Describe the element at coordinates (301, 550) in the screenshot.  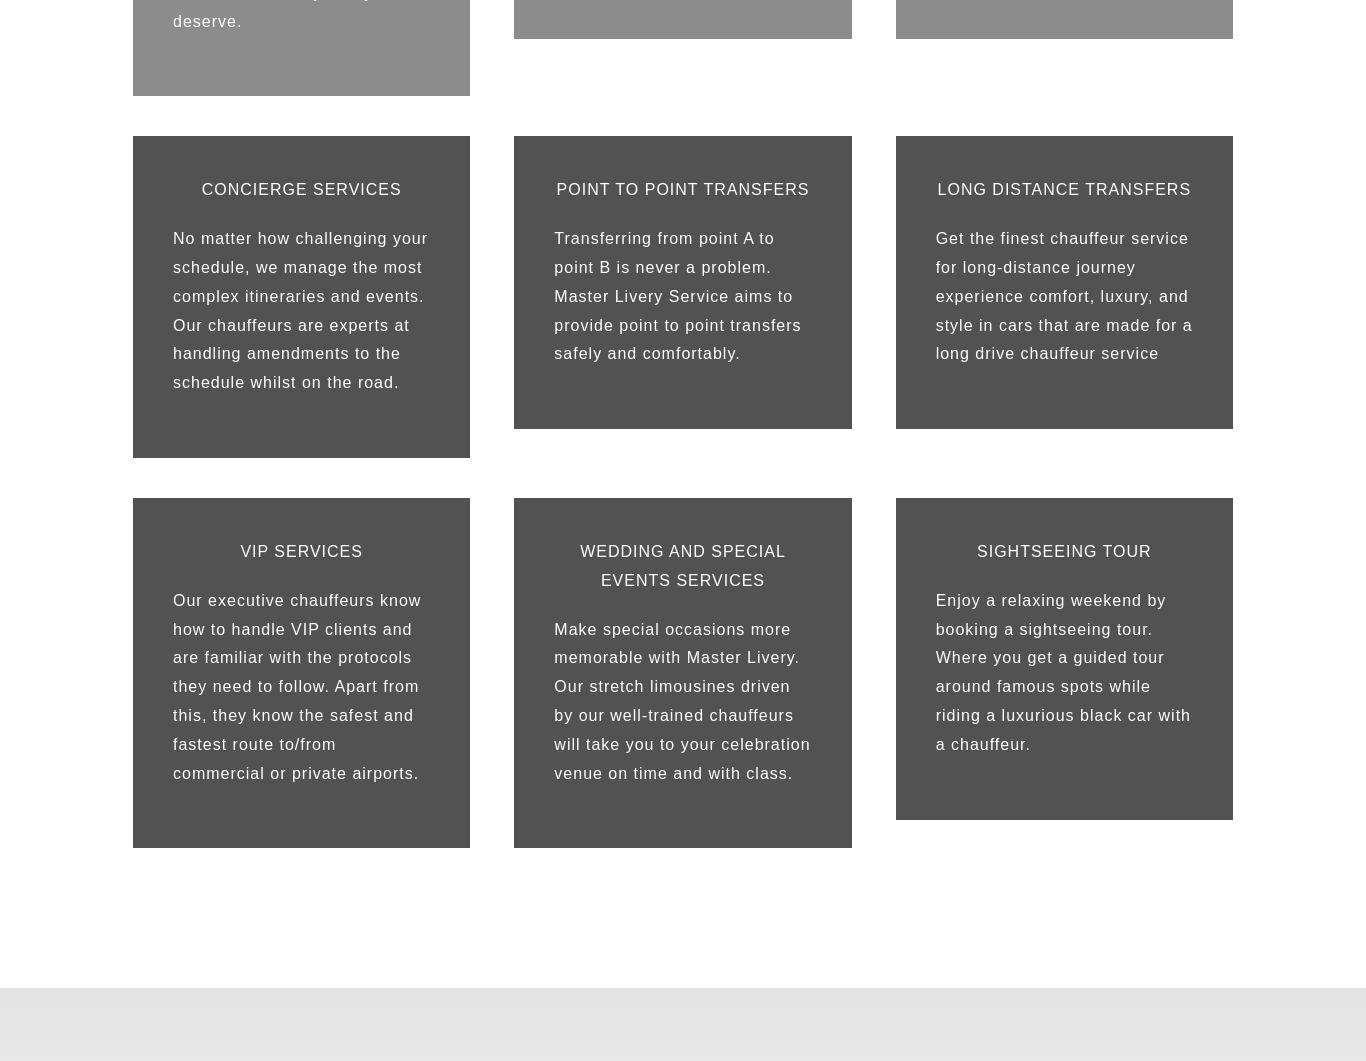
I see `'VIP SERVICES'` at that location.